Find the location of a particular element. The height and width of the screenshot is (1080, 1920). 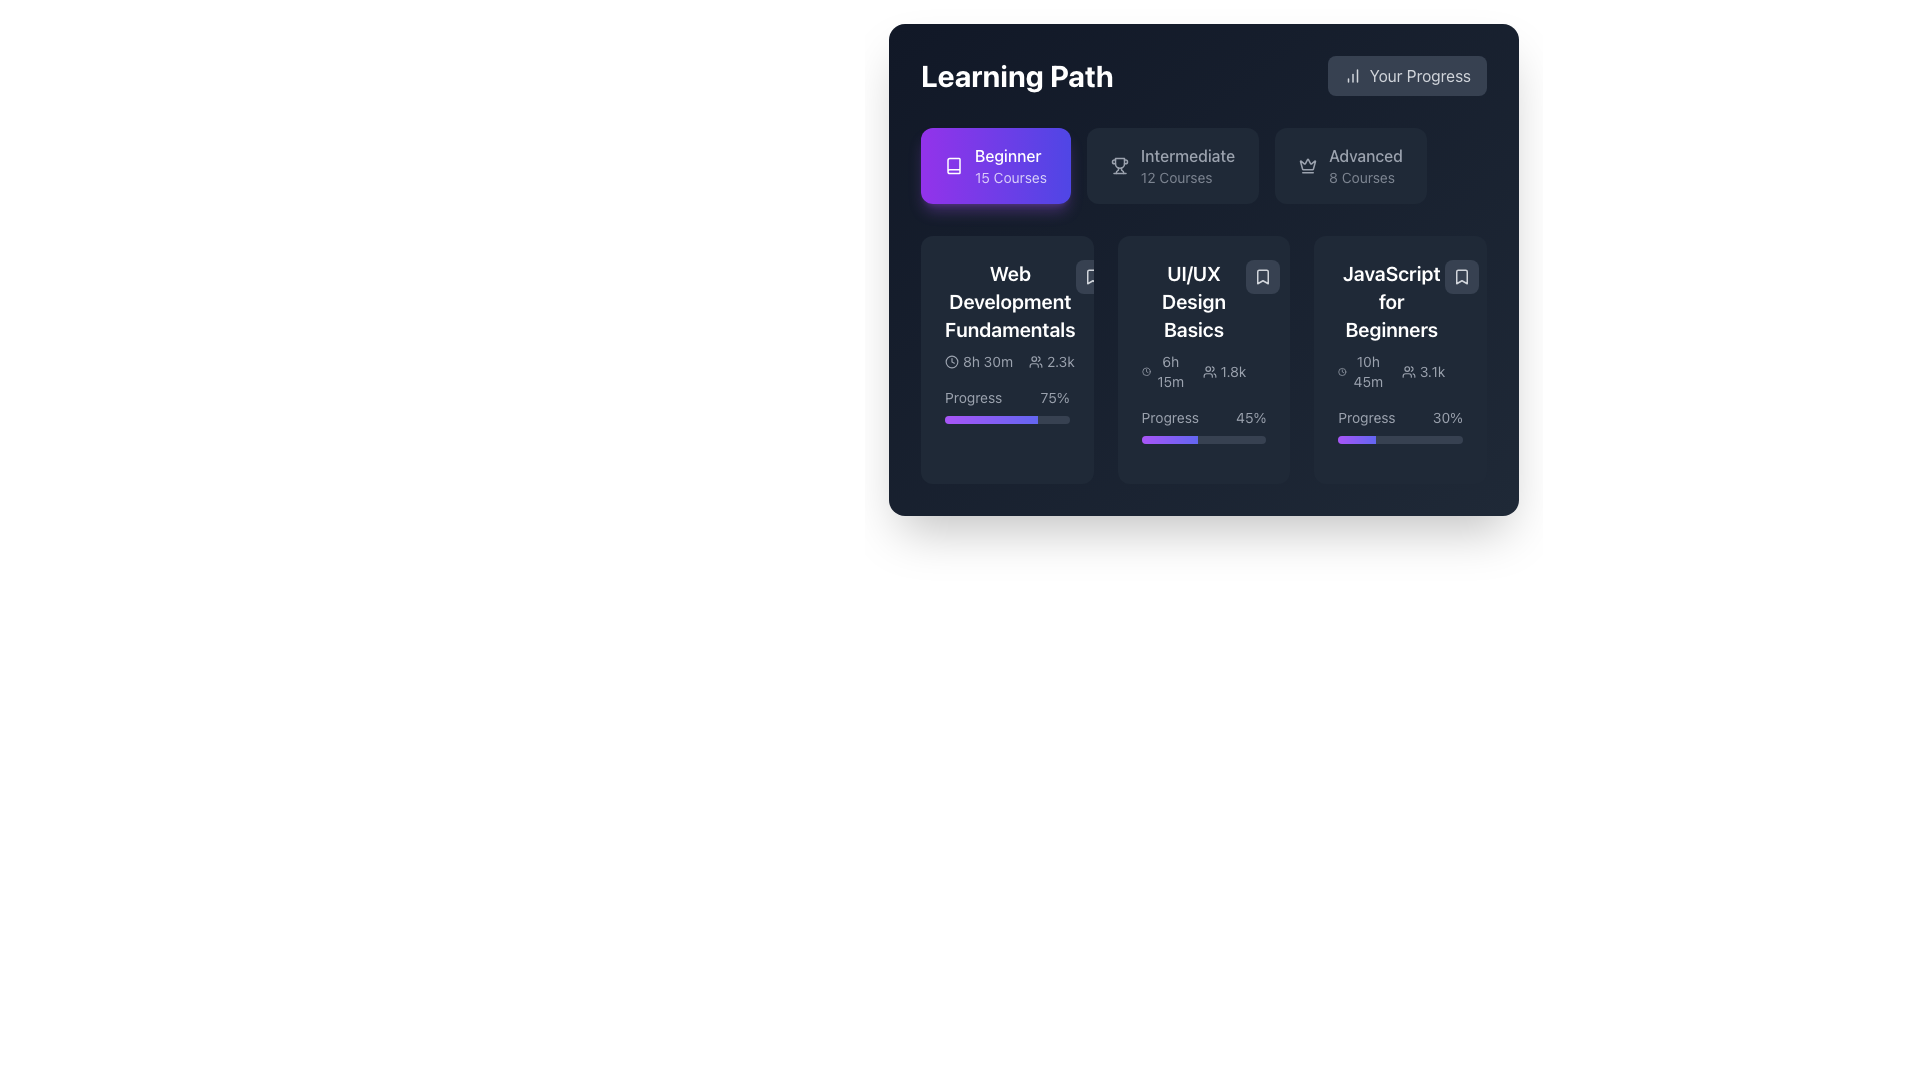

text label displaying 'Progress' located at the bottom-left corner of the 'JavaScript for Beginners' course card, just above the progress bar is located at coordinates (1366, 416).